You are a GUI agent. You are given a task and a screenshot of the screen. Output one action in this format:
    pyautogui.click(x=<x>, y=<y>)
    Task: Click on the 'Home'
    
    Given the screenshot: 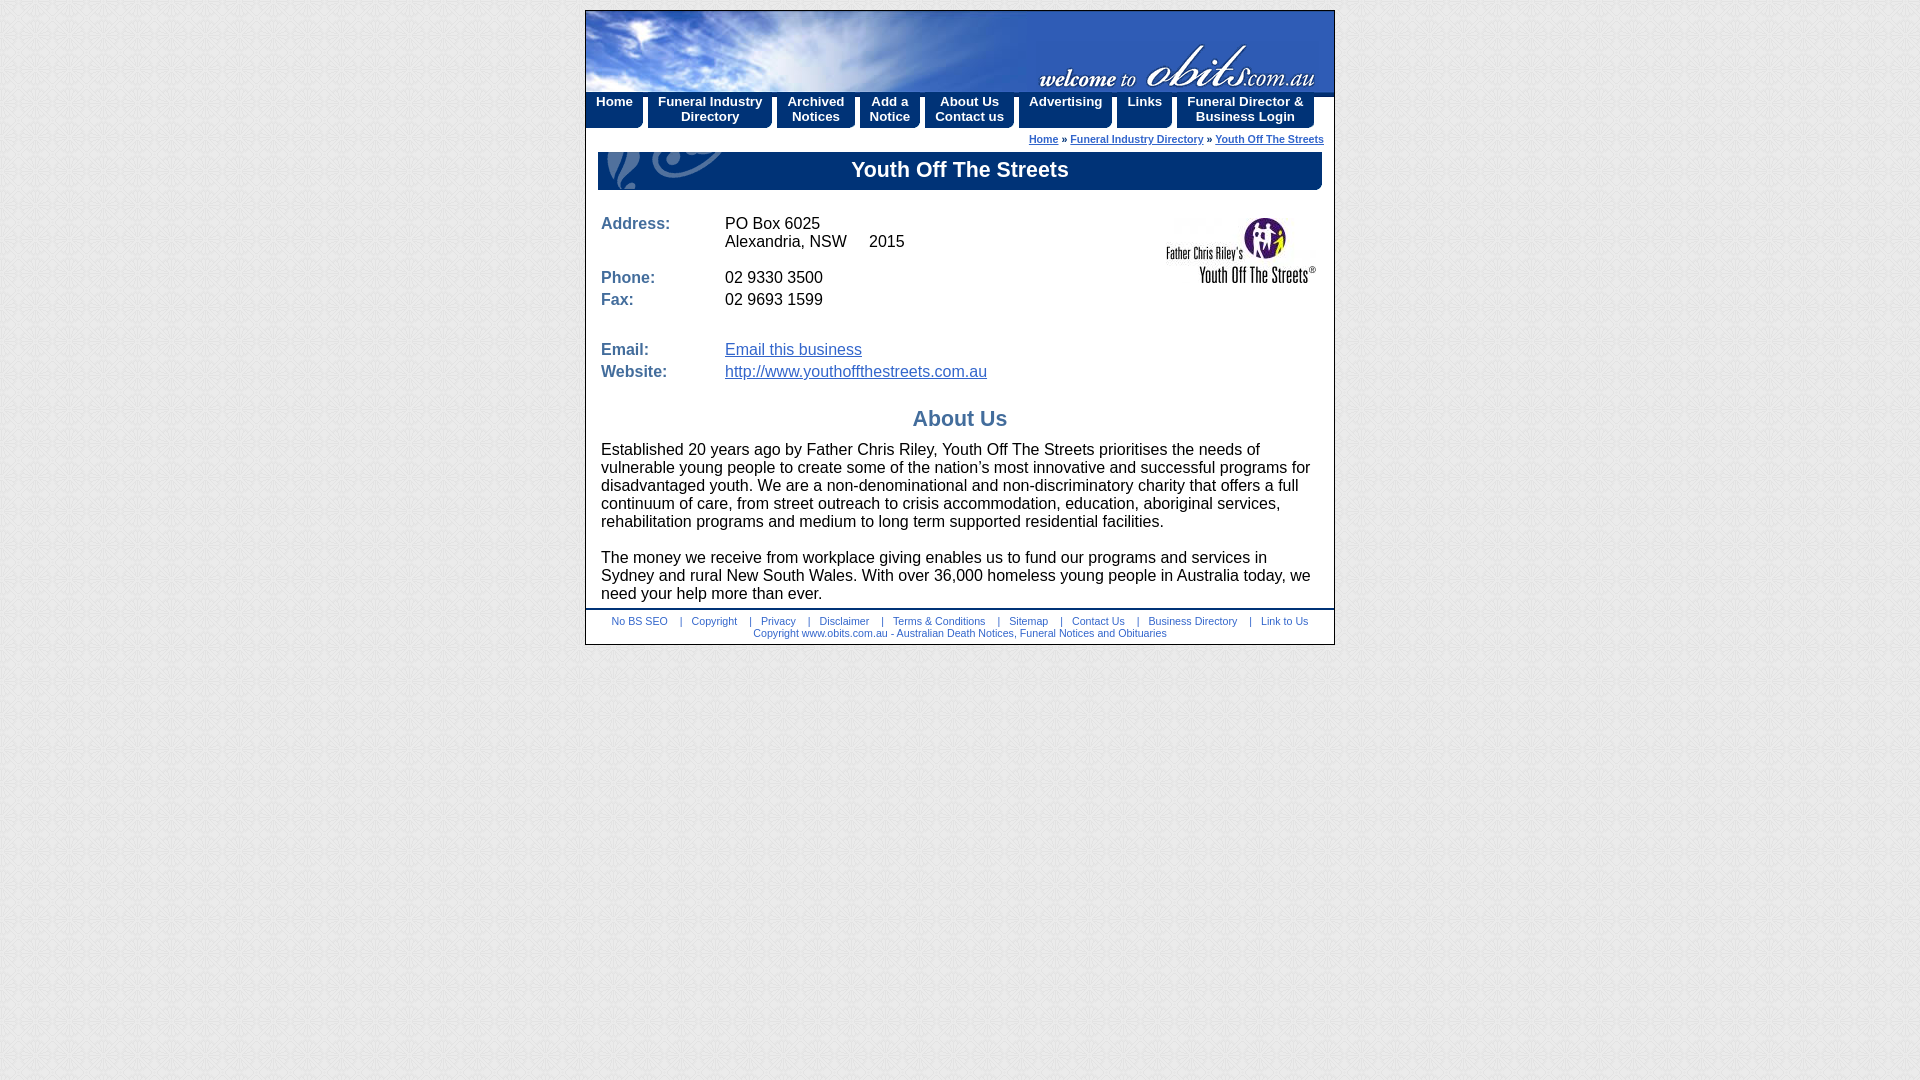 What is the action you would take?
    pyautogui.click(x=1042, y=137)
    